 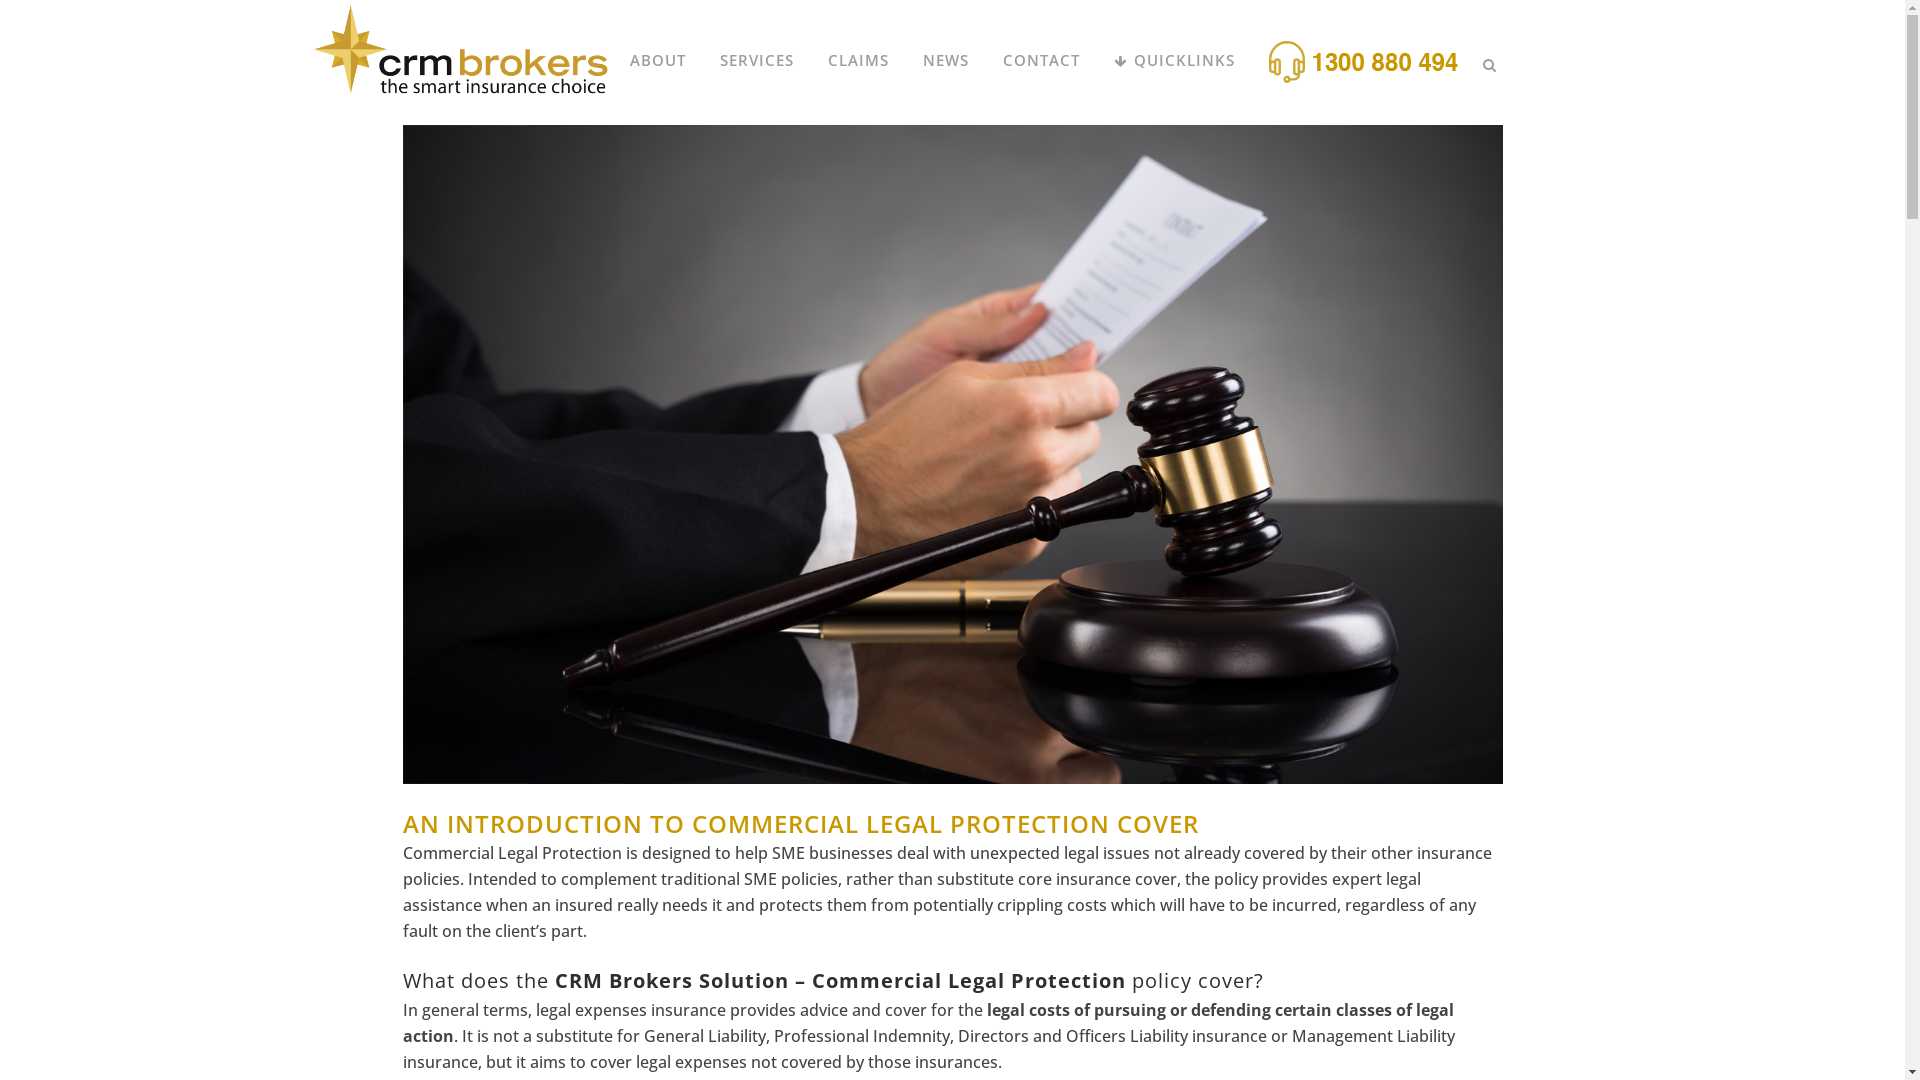 I want to click on 'CONTACT', so click(x=1040, y=59).